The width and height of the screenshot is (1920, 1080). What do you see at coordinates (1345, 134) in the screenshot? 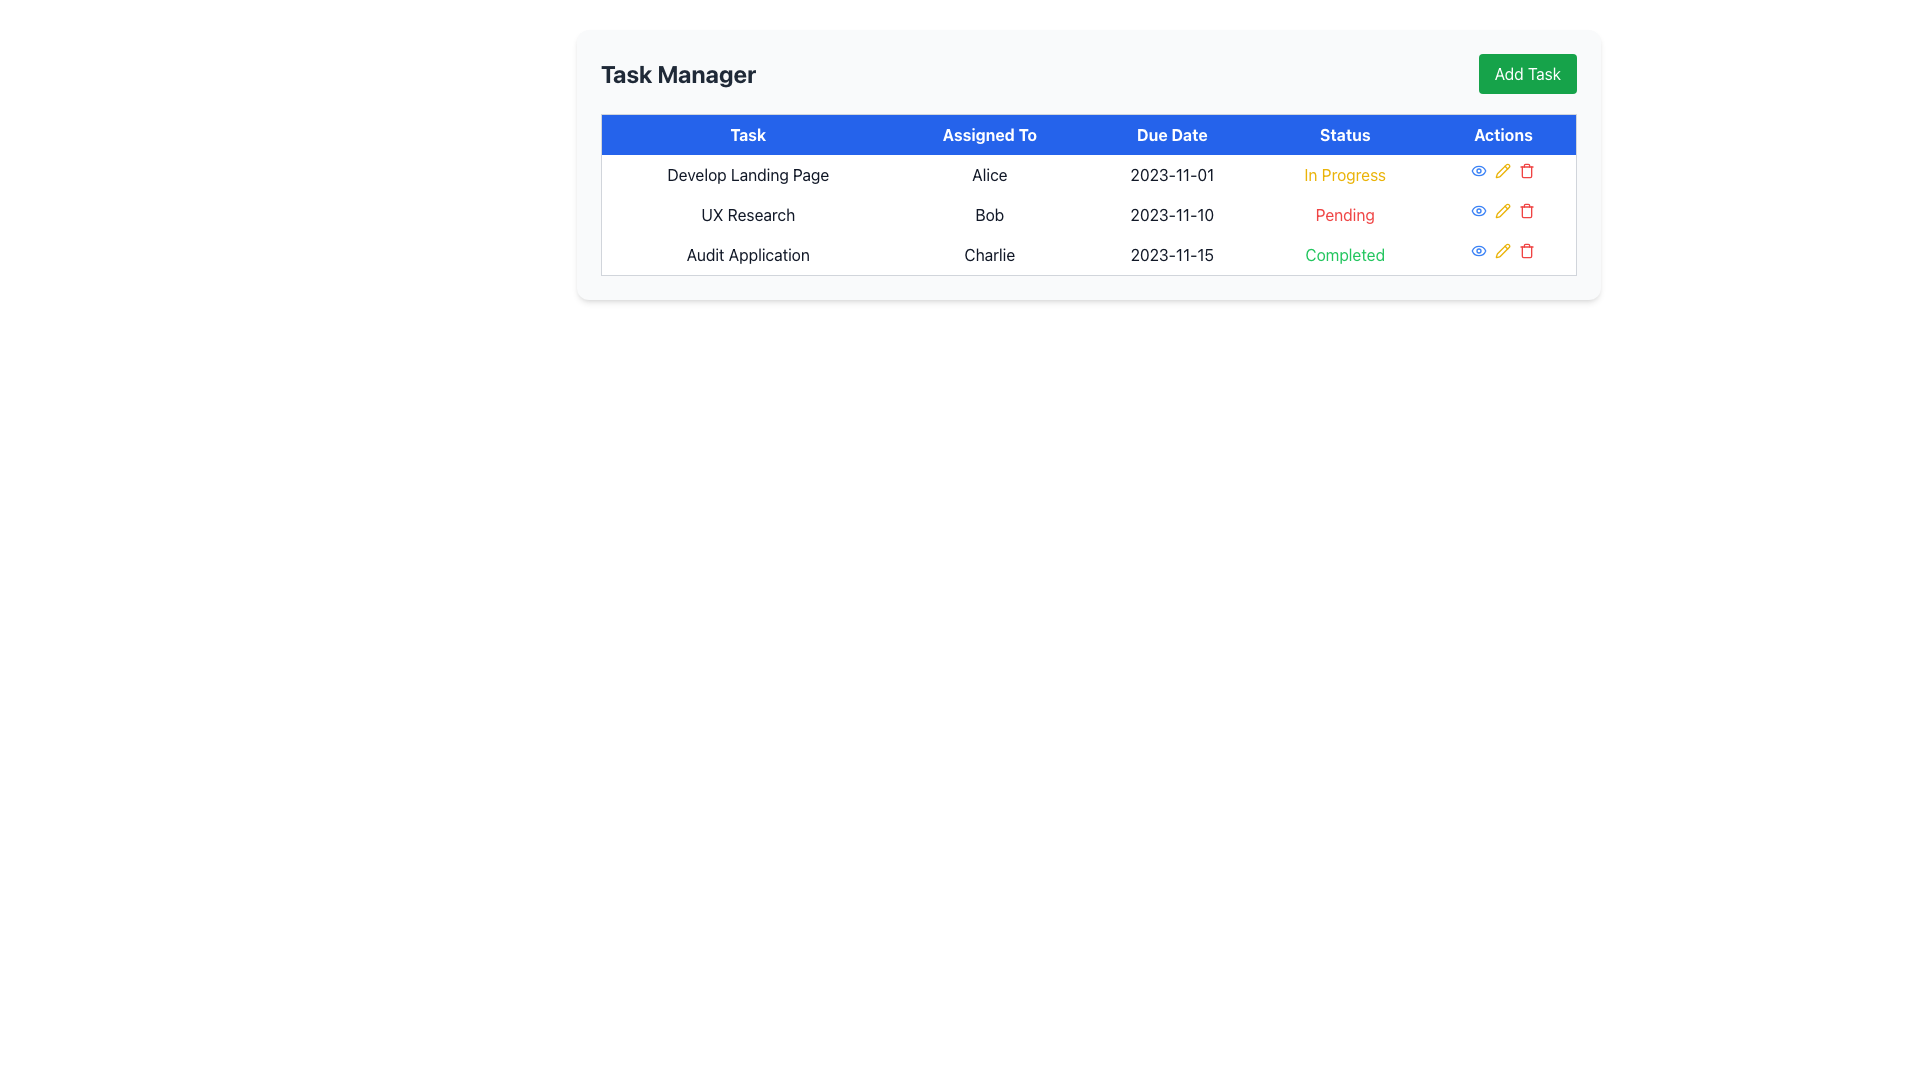
I see `the blue rectangular Table Header Cell labeled 'Status', which is the fourth column header in the table's header row` at bounding box center [1345, 134].